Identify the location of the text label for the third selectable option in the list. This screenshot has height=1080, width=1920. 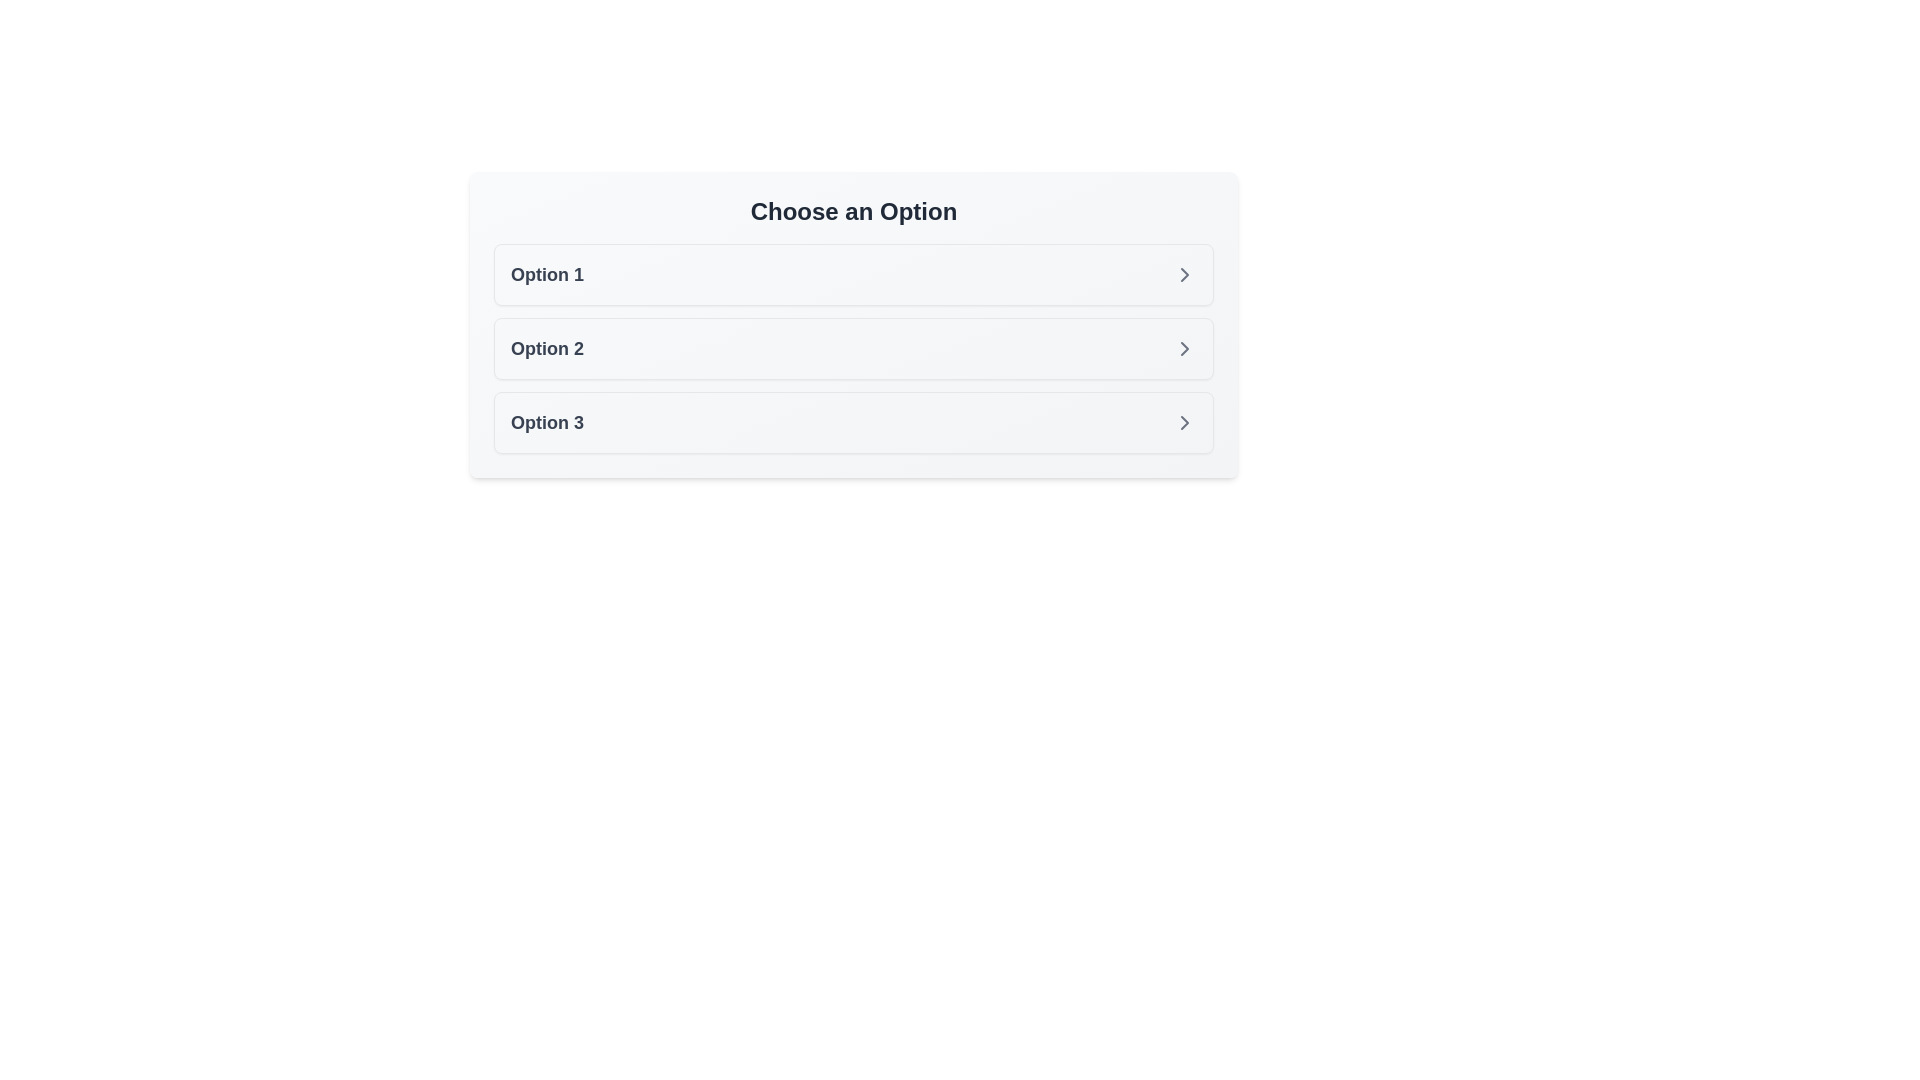
(547, 422).